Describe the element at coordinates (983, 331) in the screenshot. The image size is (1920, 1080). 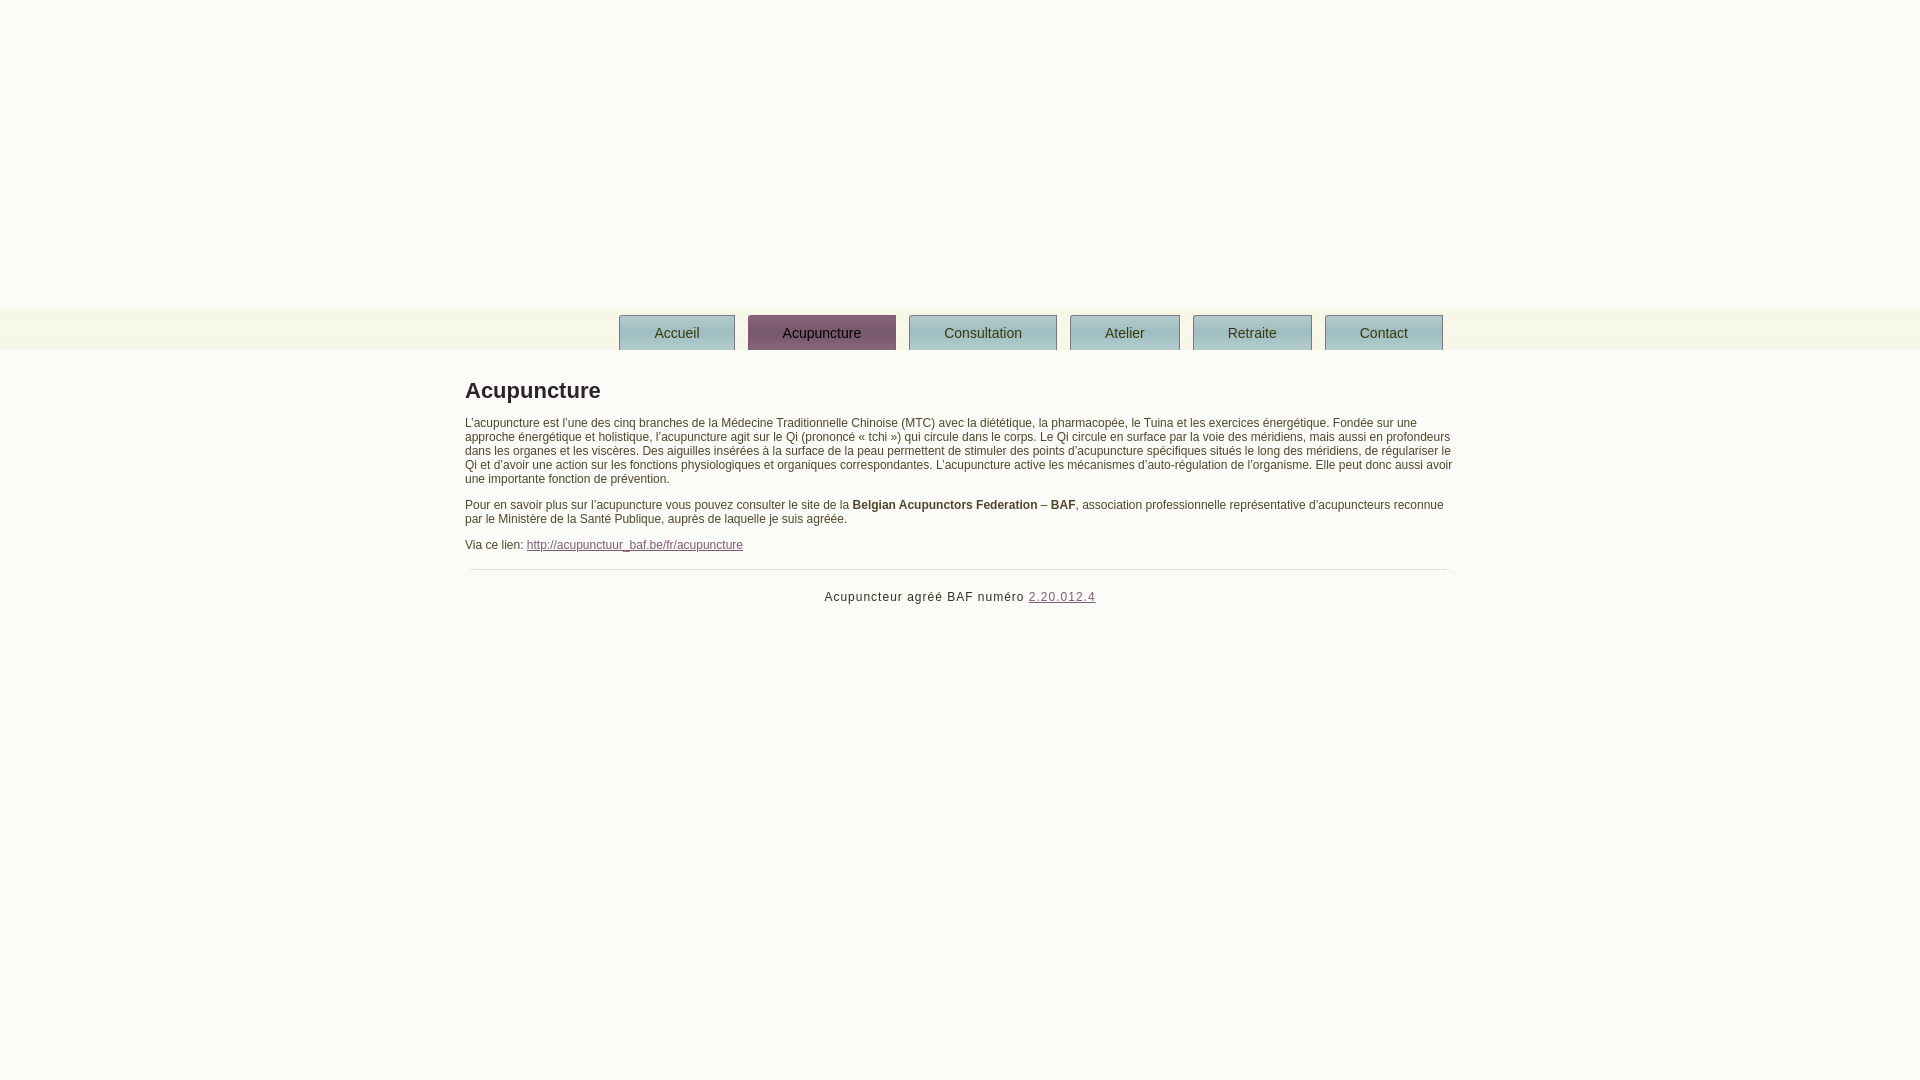
I see `'Consultation'` at that location.